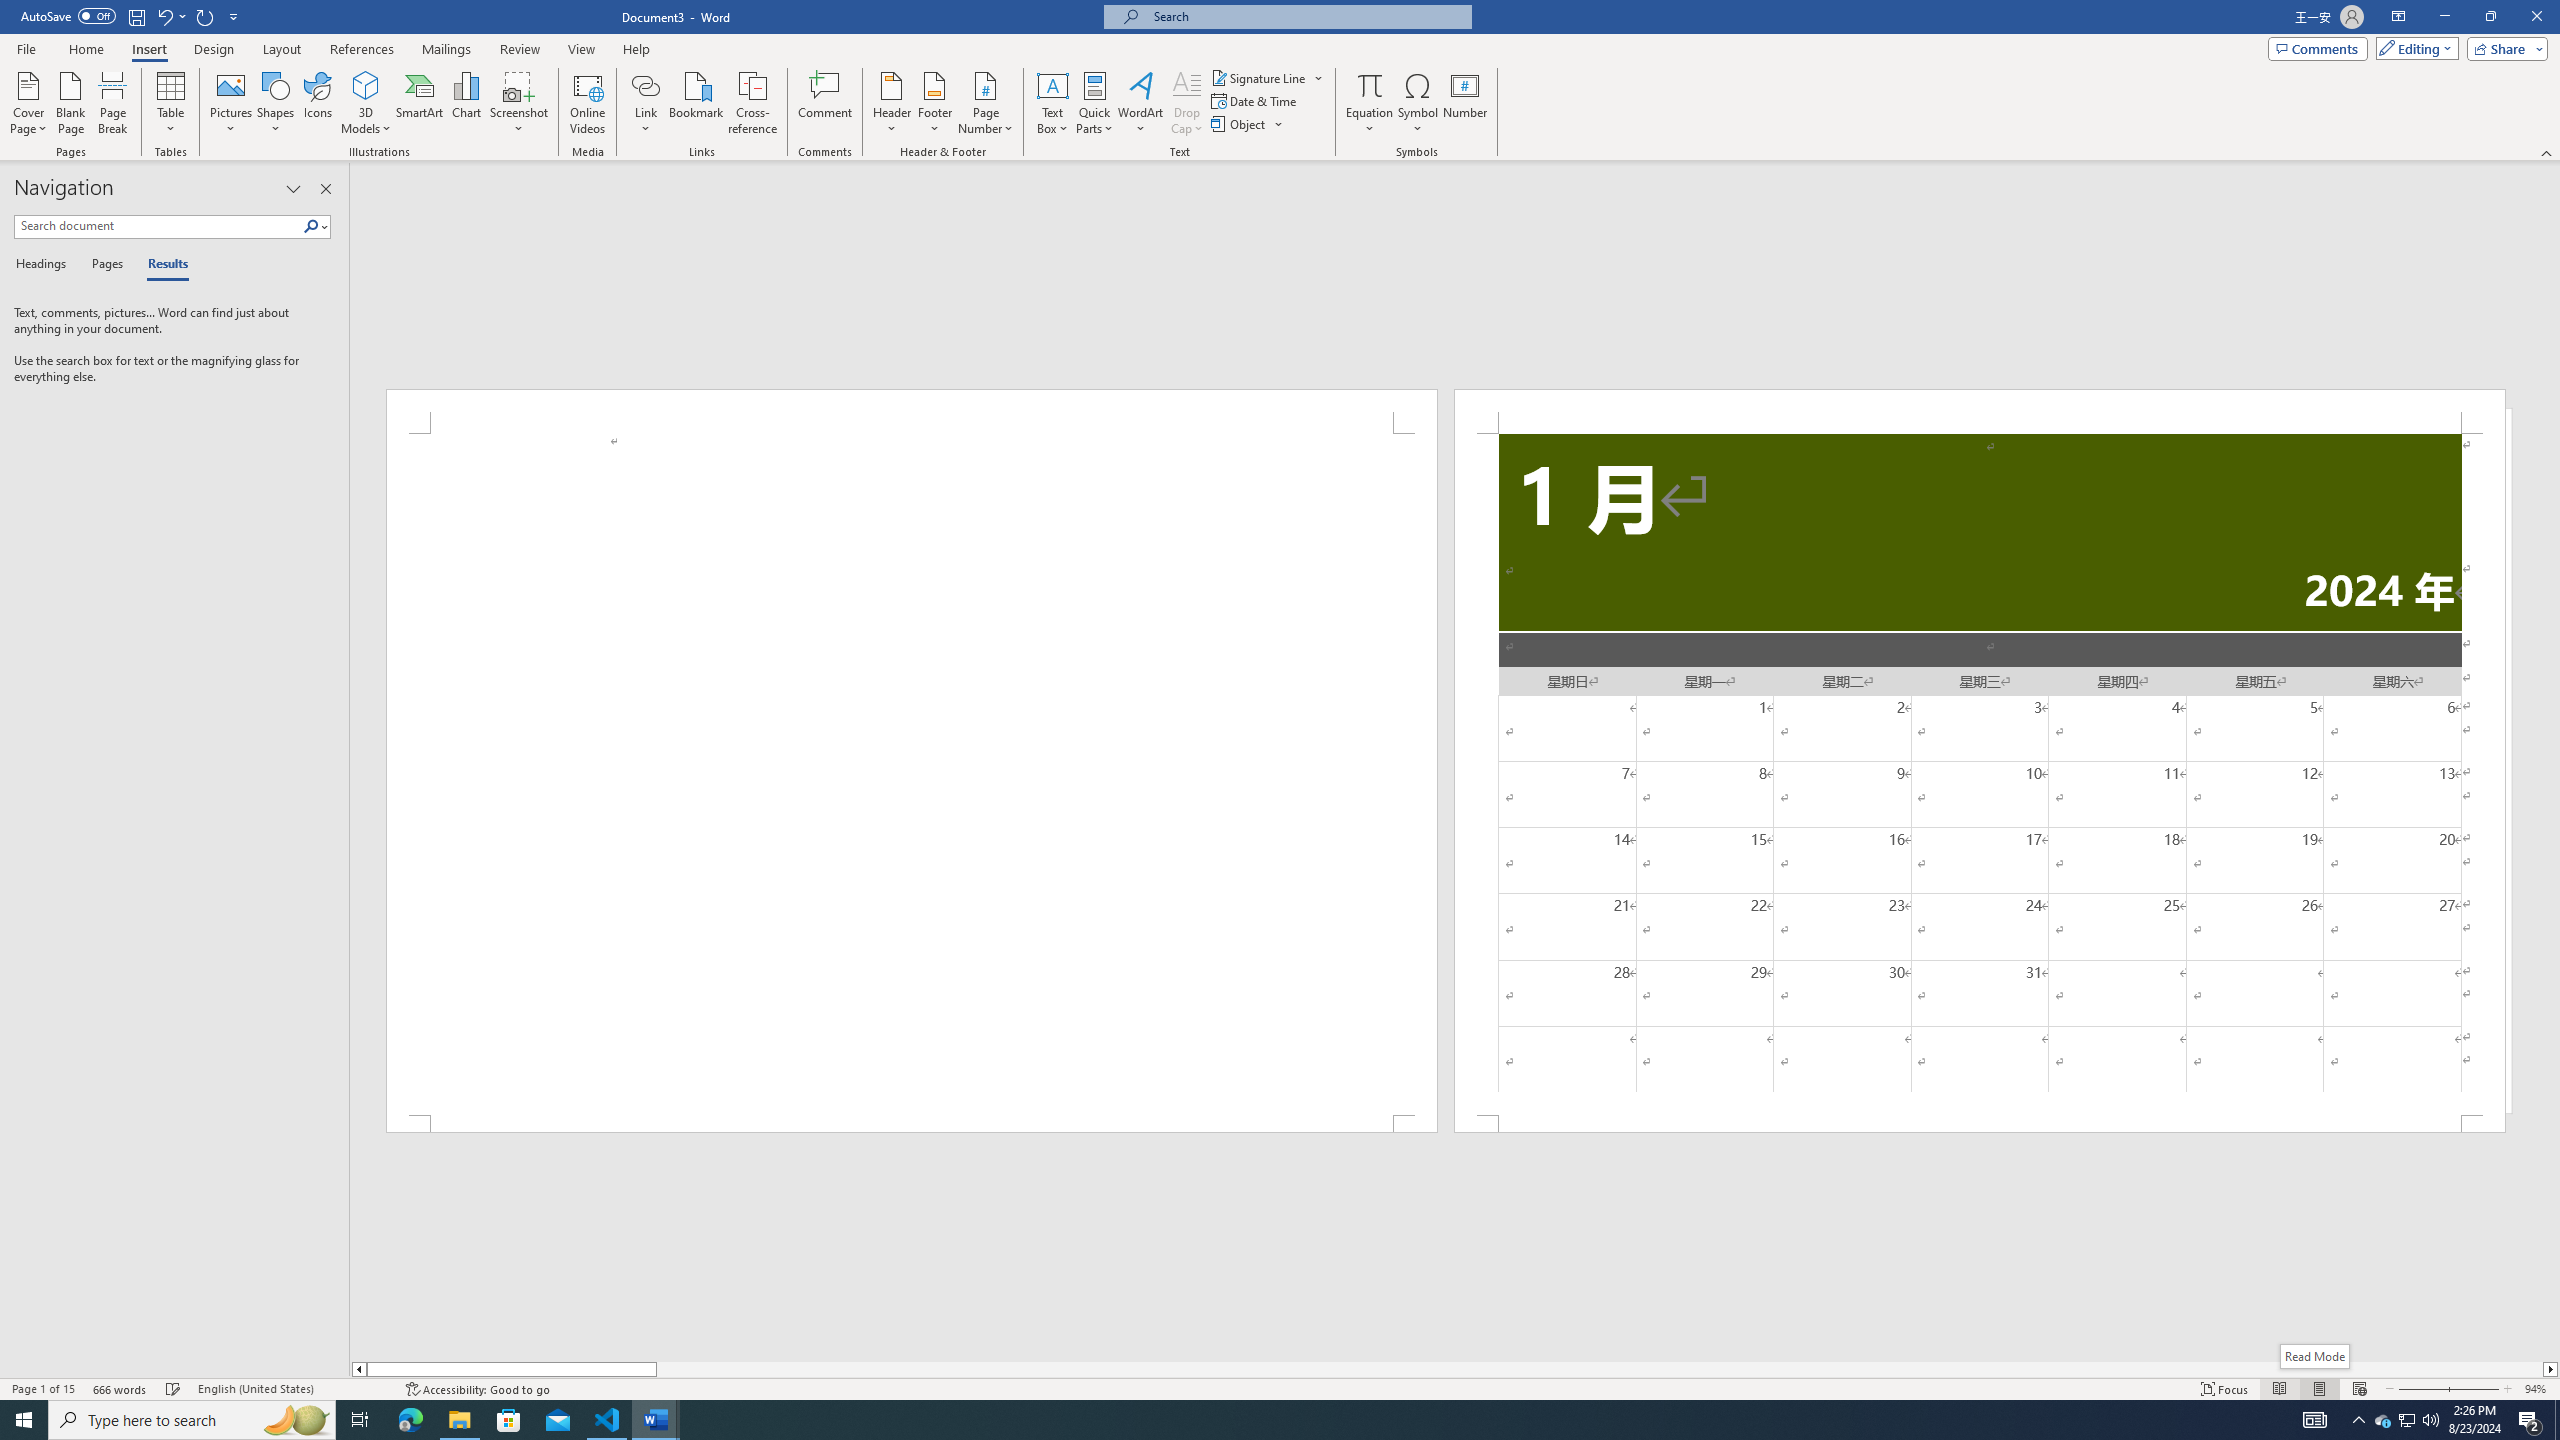 Image resolution: width=2560 pixels, height=1440 pixels. Describe the element at coordinates (158, 225) in the screenshot. I see `'Search document'` at that location.